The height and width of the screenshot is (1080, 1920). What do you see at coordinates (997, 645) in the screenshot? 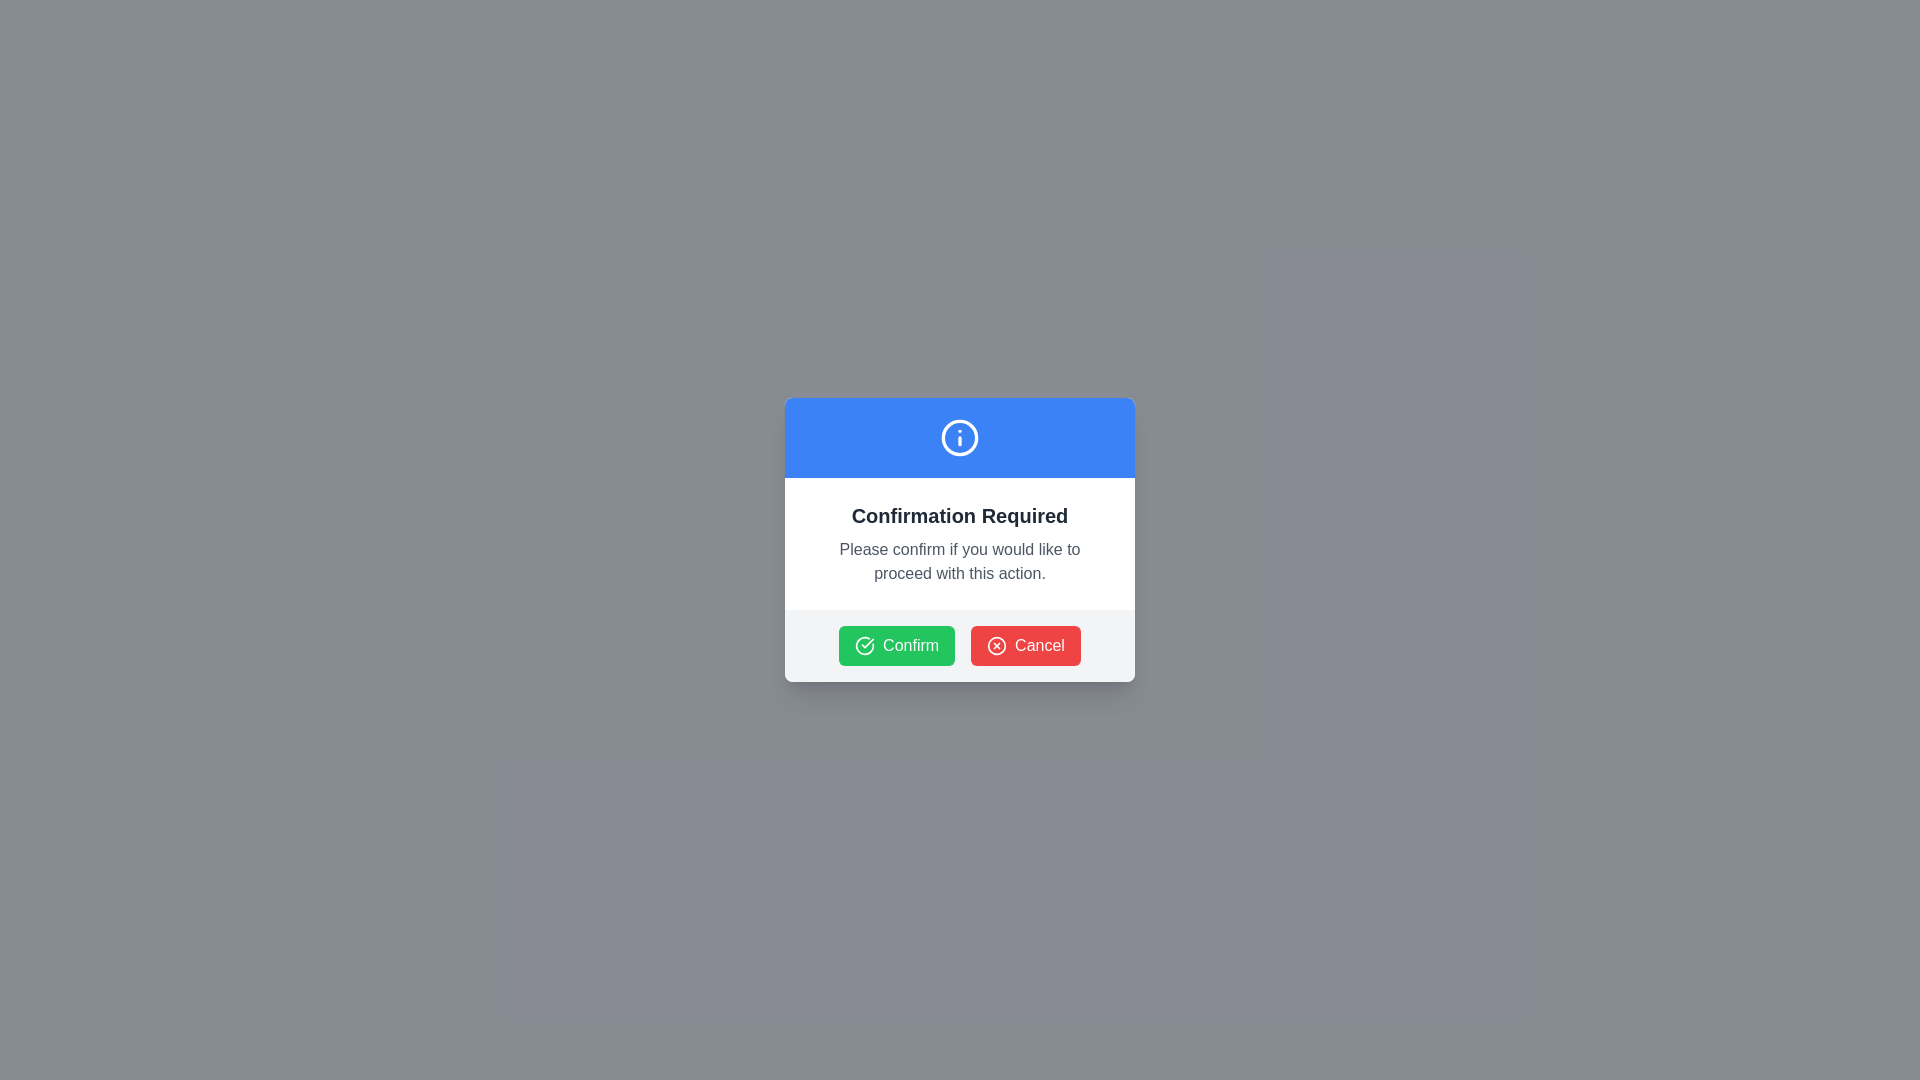
I see `the first SVG circle element within the modal dialog, which is part of an icon representation` at bounding box center [997, 645].